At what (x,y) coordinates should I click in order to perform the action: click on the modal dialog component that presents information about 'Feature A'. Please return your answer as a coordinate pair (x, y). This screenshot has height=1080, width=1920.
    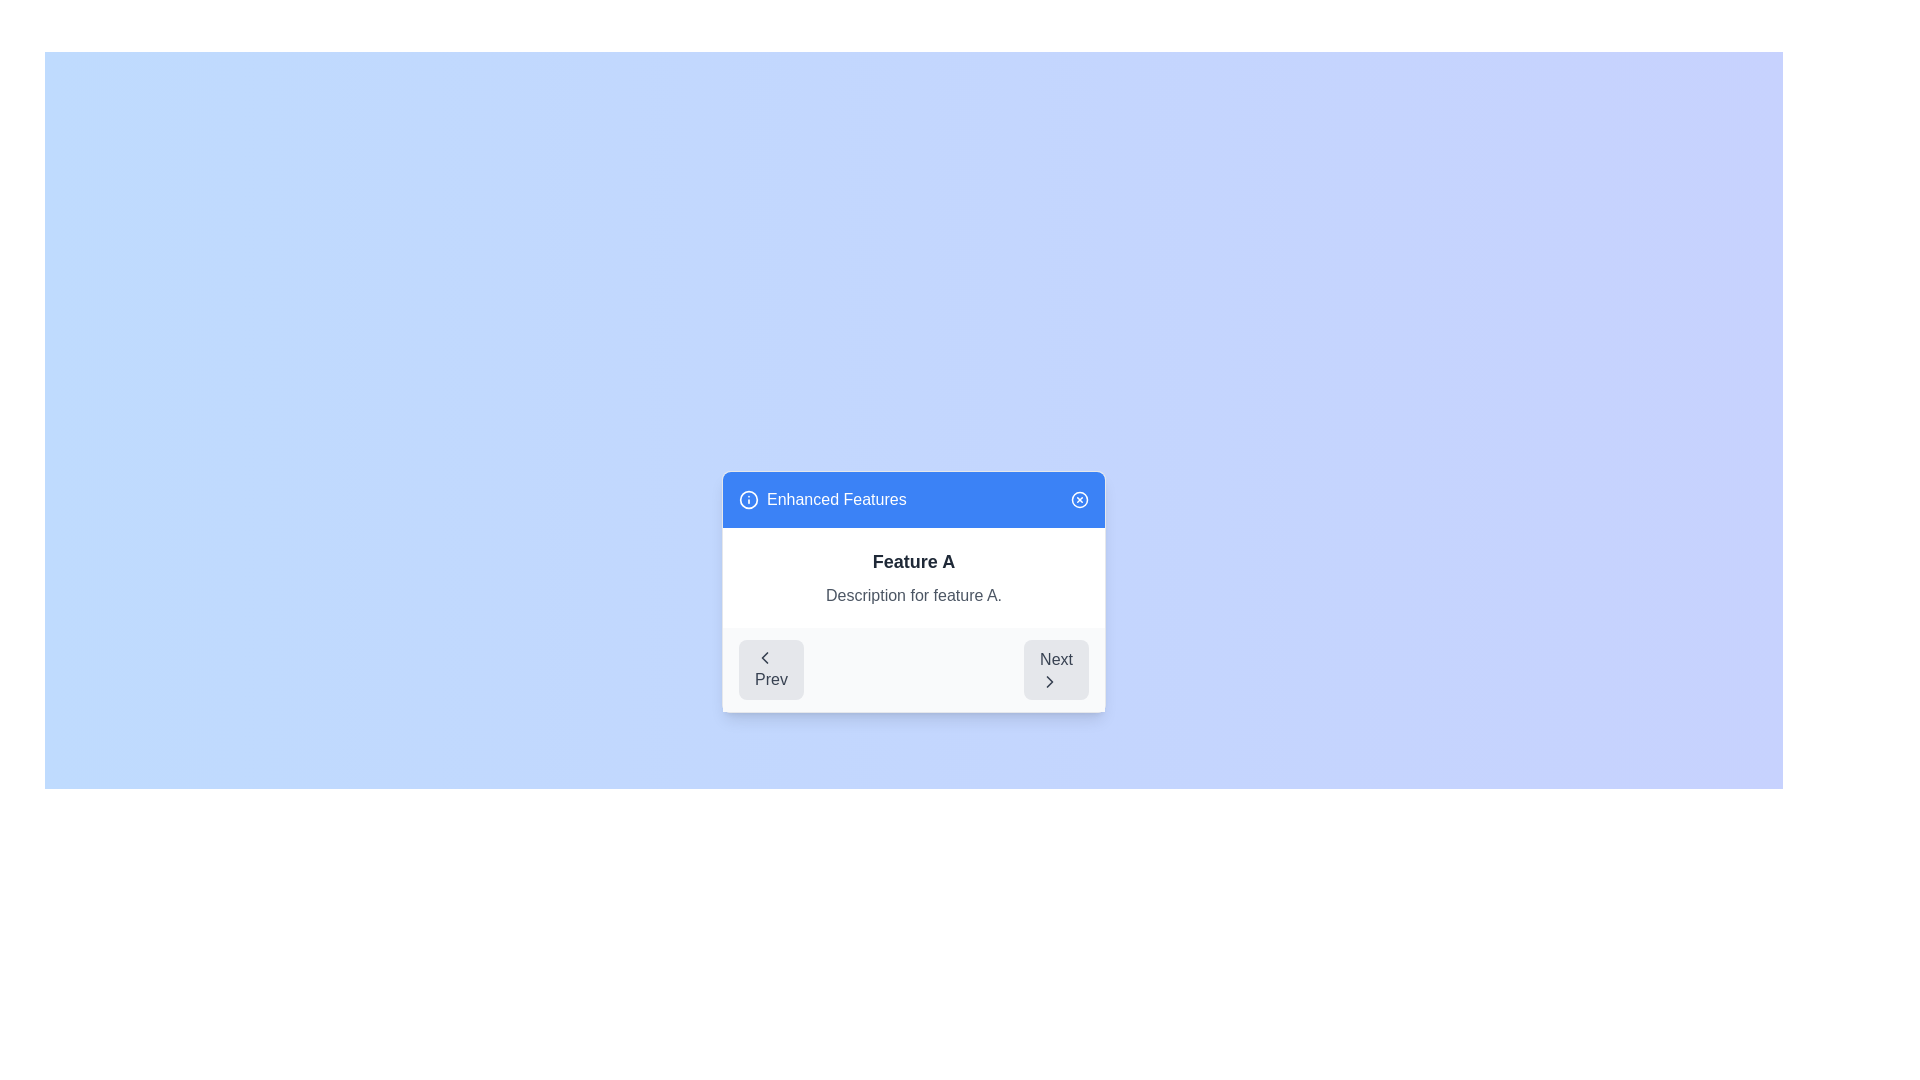
    Looking at the image, I should click on (912, 590).